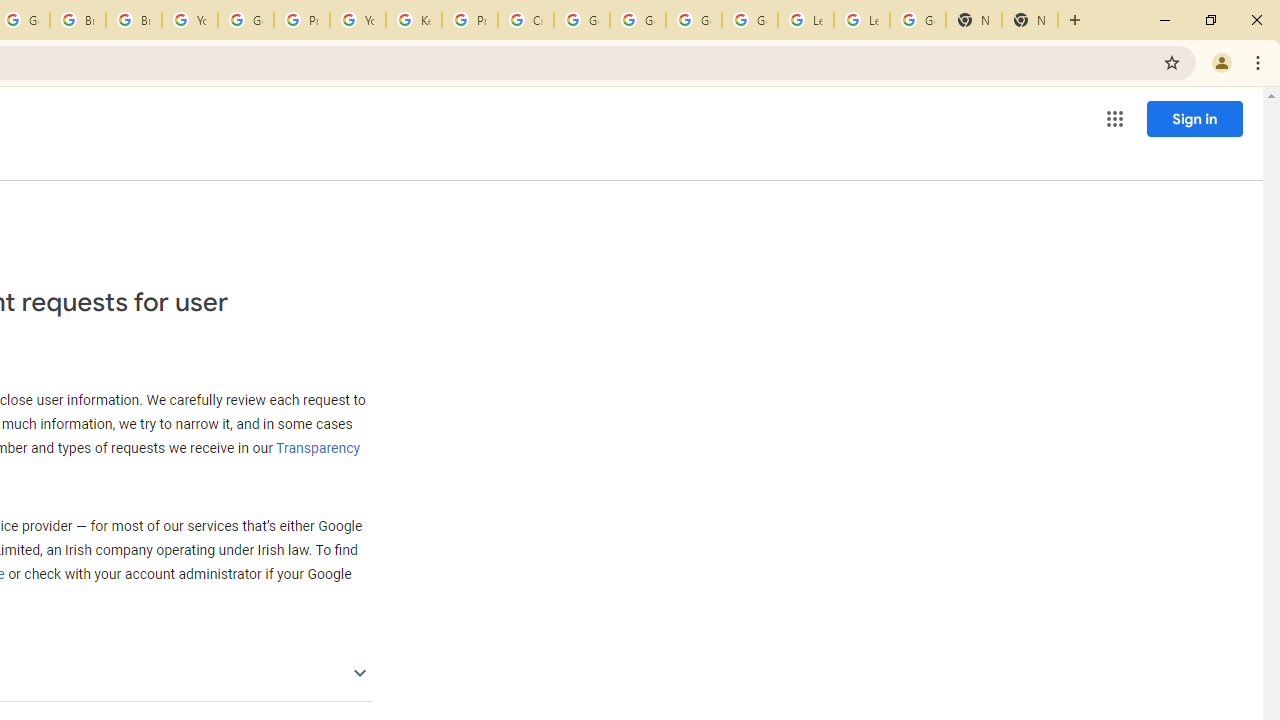  What do you see at coordinates (526, 20) in the screenshot?
I see `'Create your Google Account'` at bounding box center [526, 20].